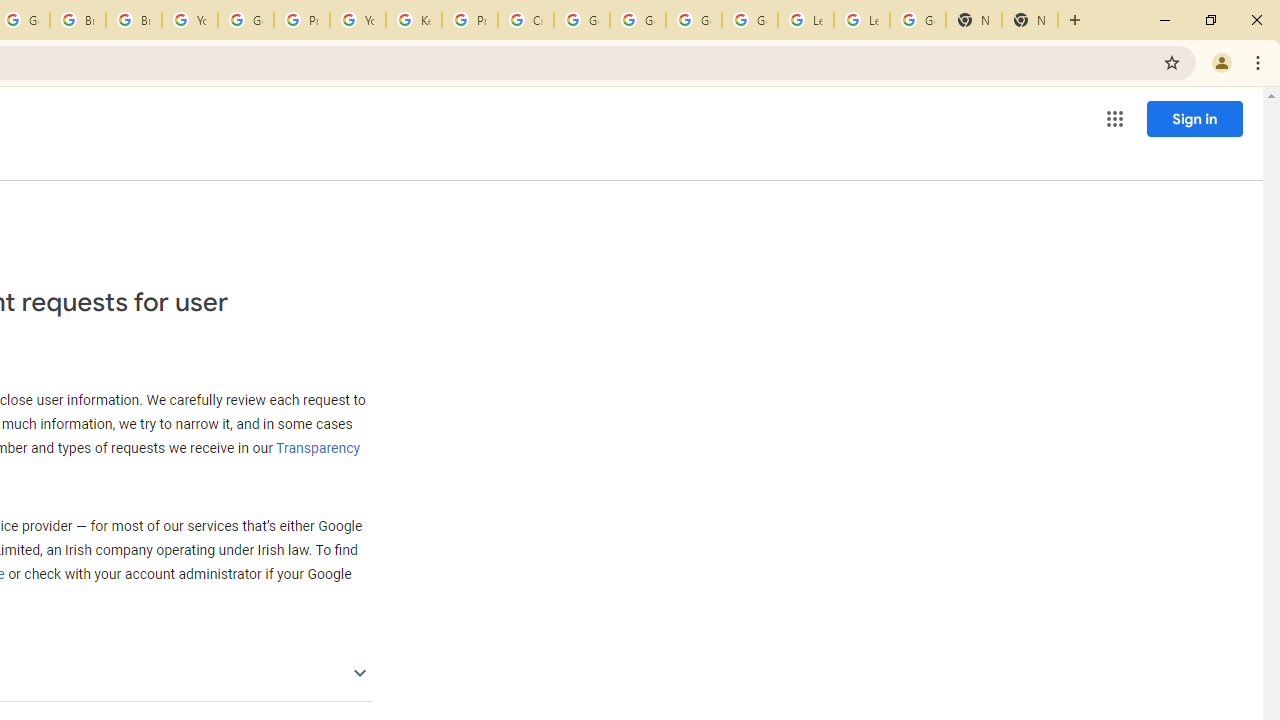  What do you see at coordinates (526, 20) in the screenshot?
I see `'Create your Google Account'` at bounding box center [526, 20].